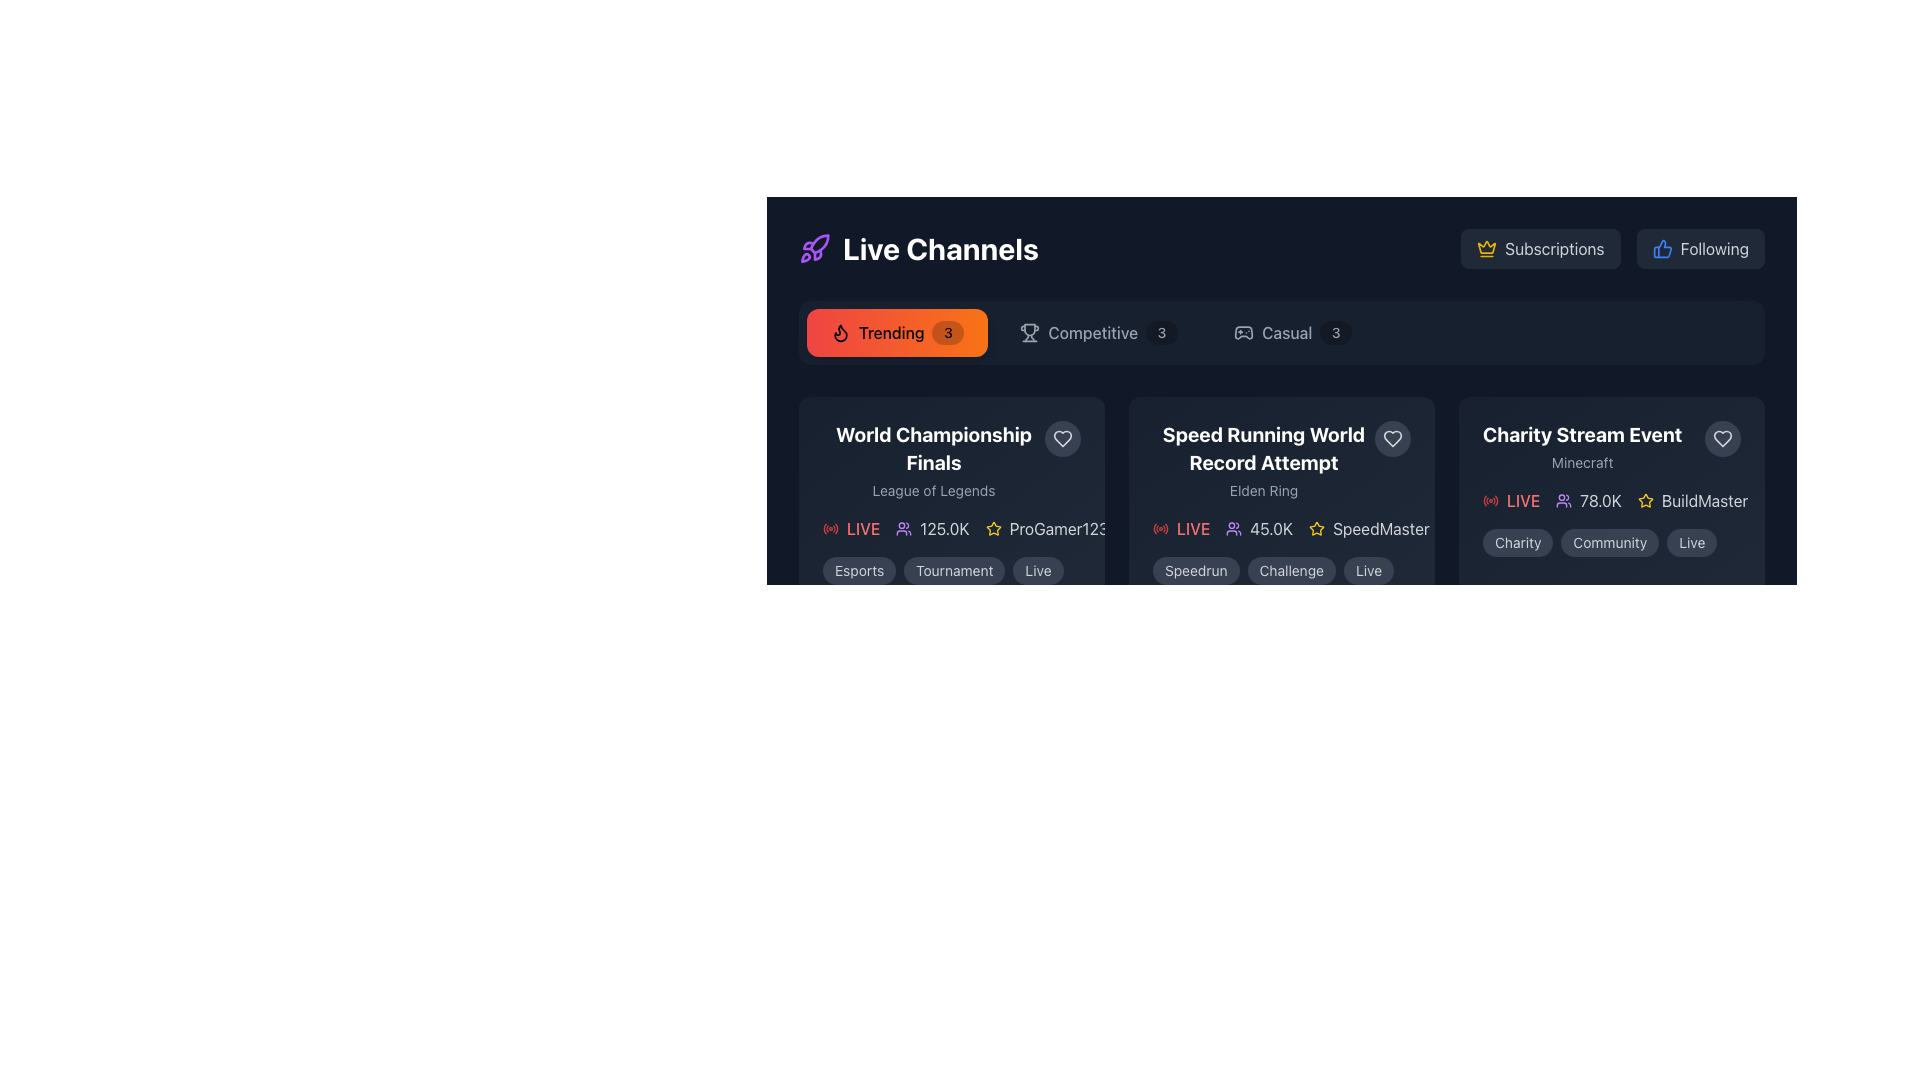 The image size is (1920, 1080). Describe the element at coordinates (830, 527) in the screenshot. I see `the live status icon located to the immediate left of the 'LIVE' label in the notification section` at that location.